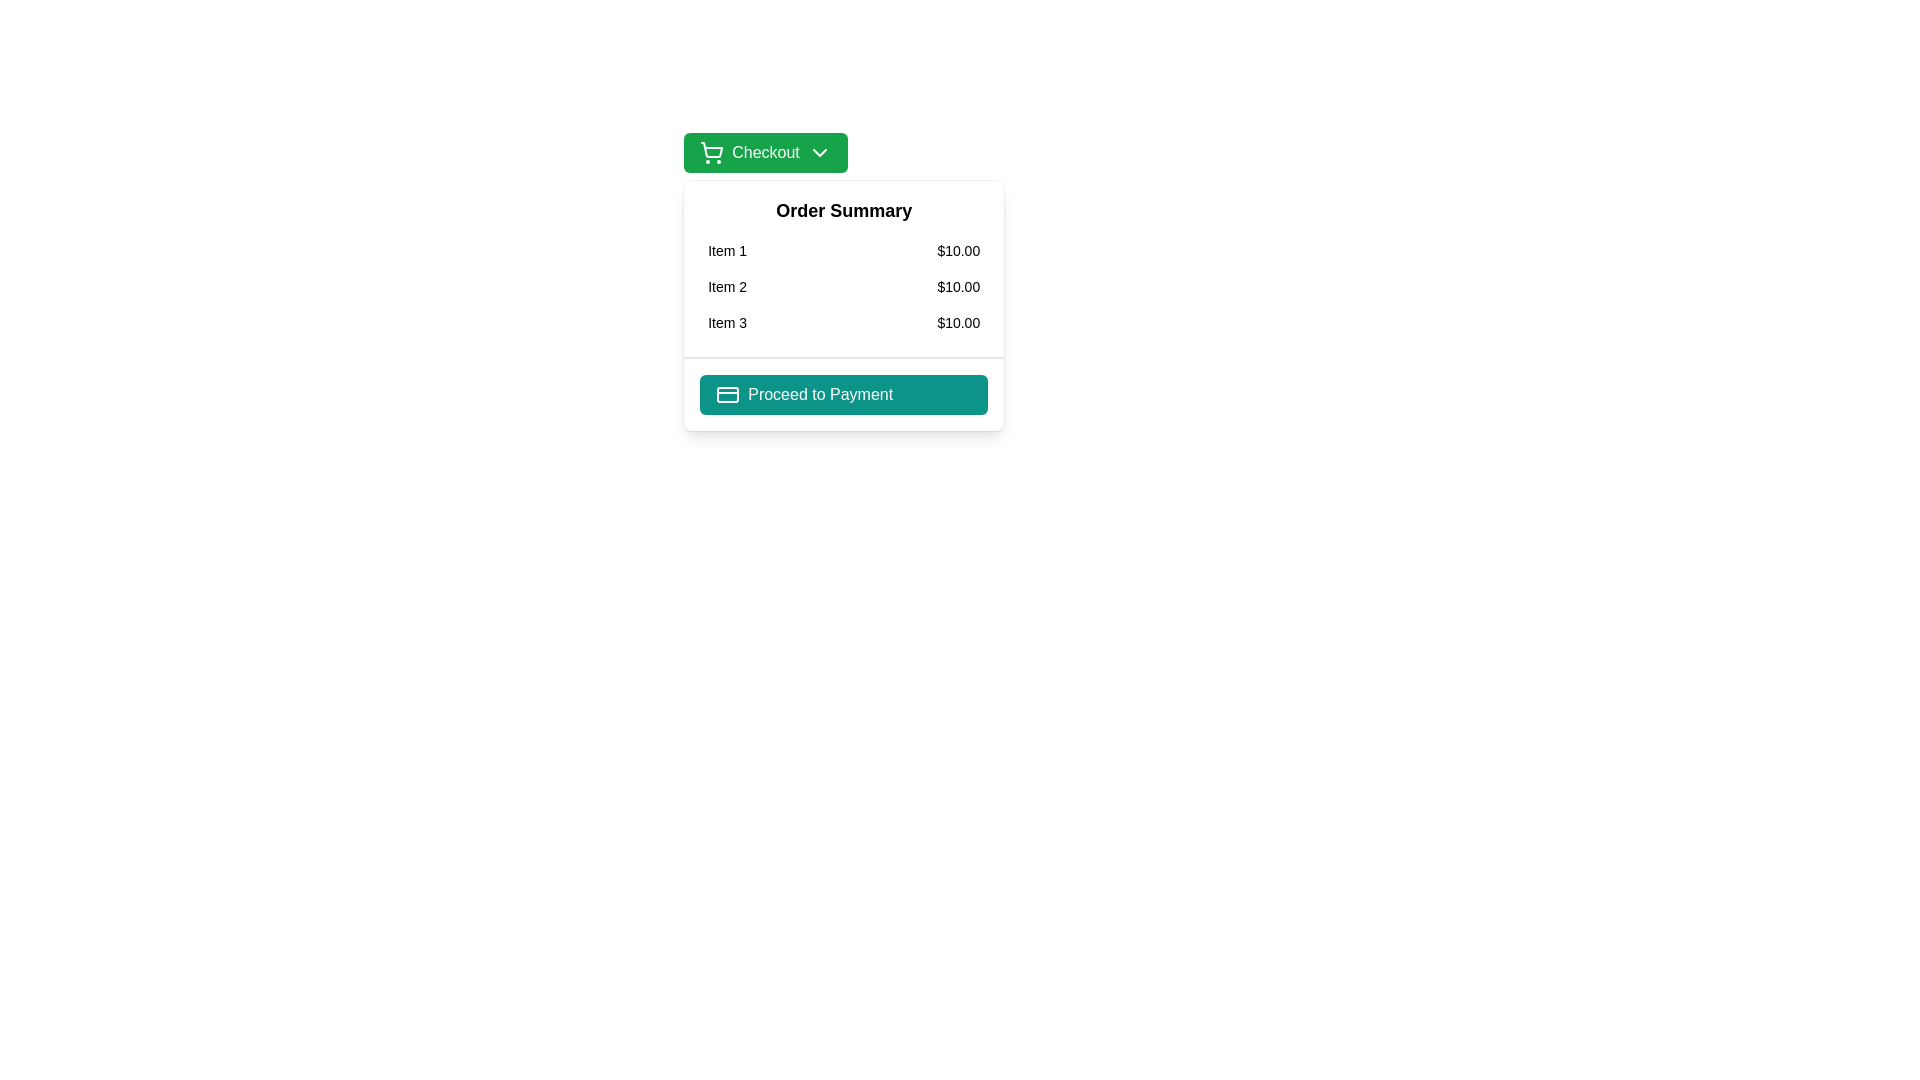  What do you see at coordinates (711, 149) in the screenshot?
I see `the shopping cart icon, which is a thin outline in a green interface, located within the green 'Checkout' button at the top-left of the interface` at bounding box center [711, 149].